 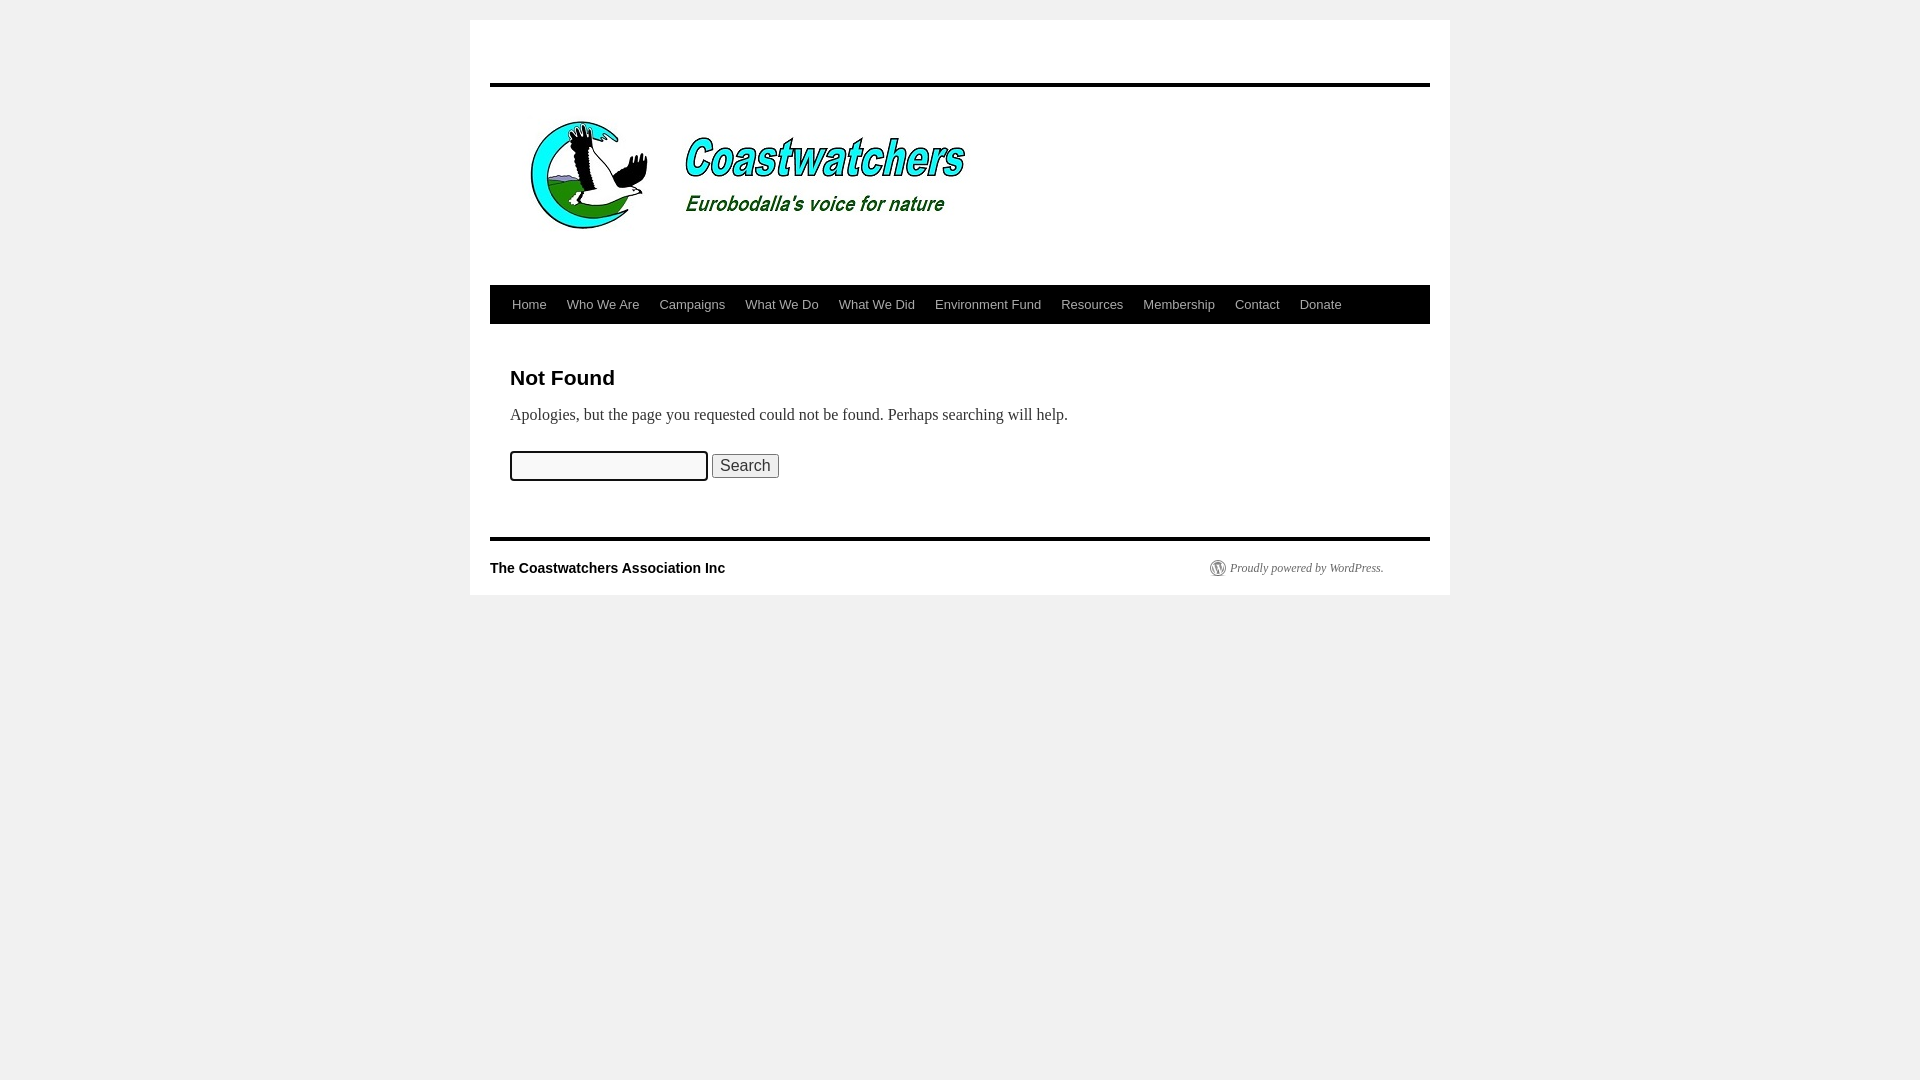 What do you see at coordinates (691, 304) in the screenshot?
I see `'Campaigns'` at bounding box center [691, 304].